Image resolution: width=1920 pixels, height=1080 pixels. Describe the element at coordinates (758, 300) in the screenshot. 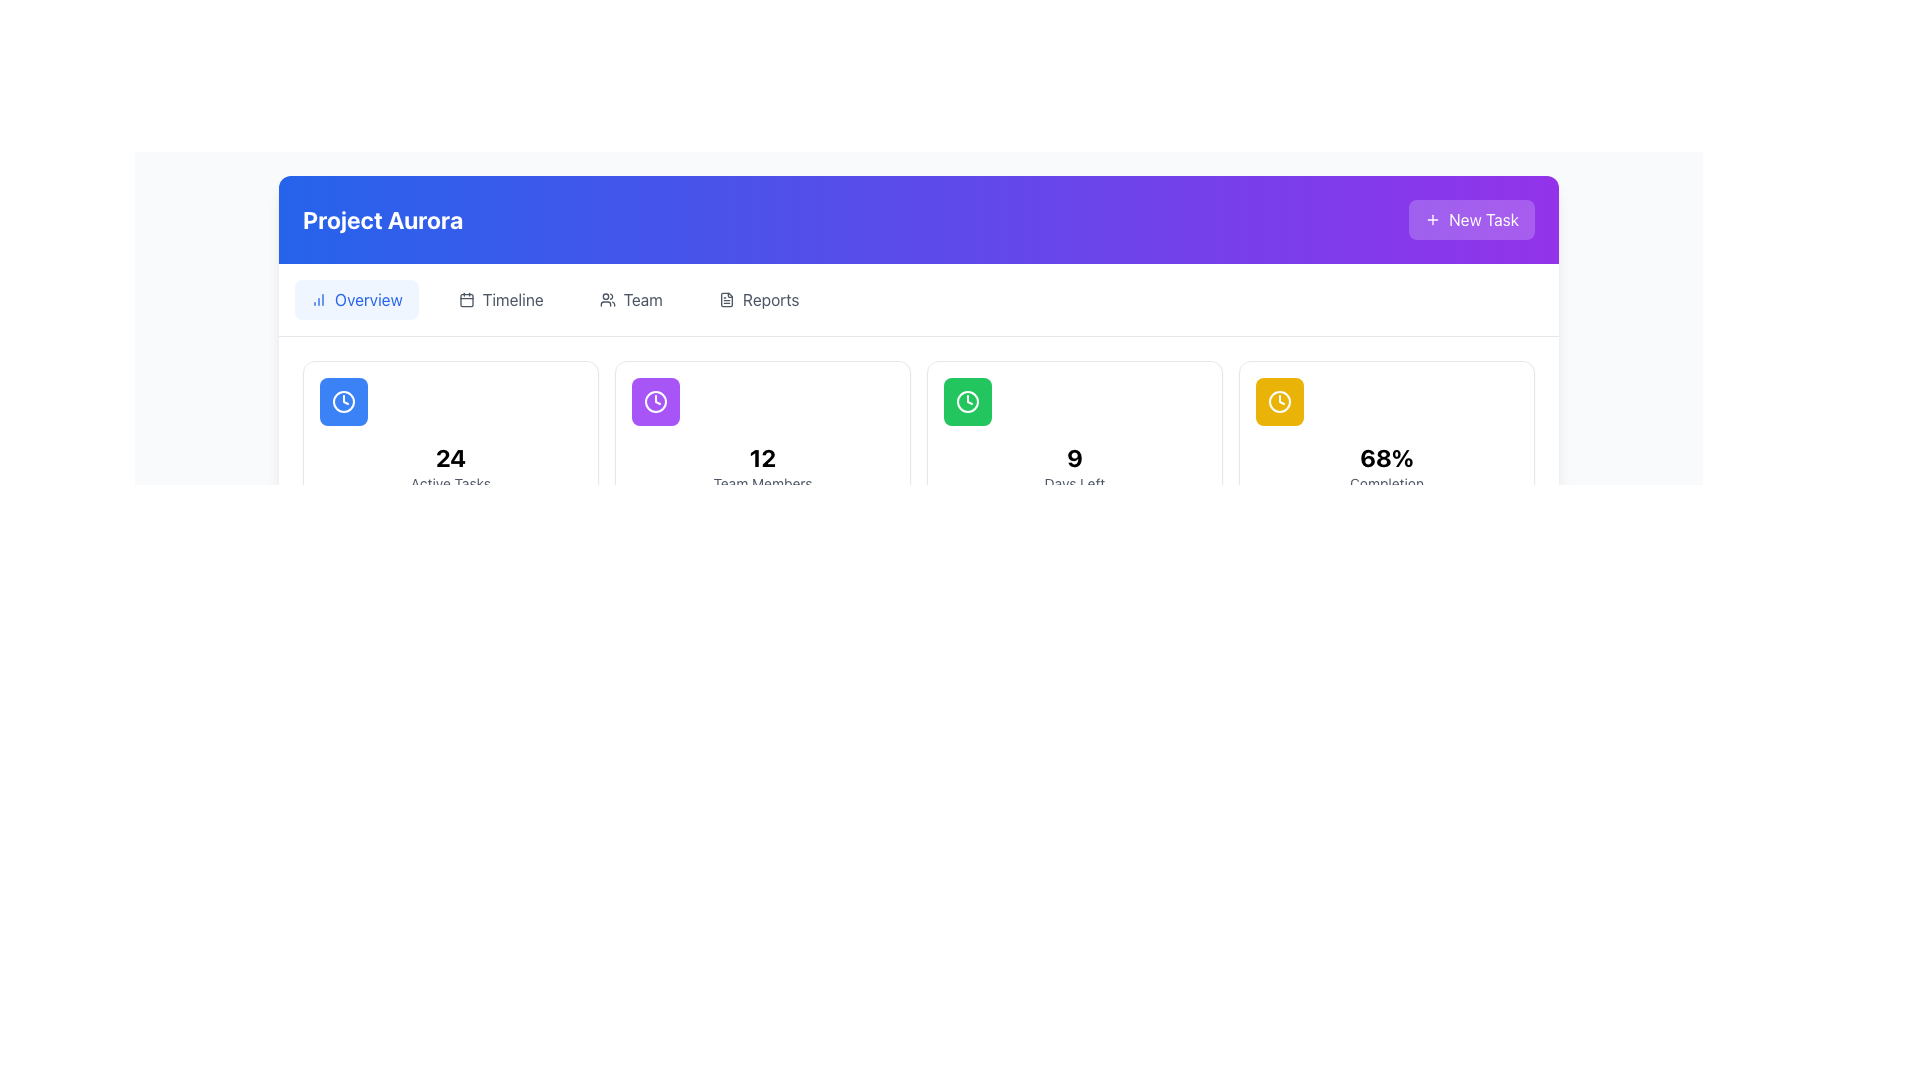

I see `the 'Reports' navigation button in the navigation bar` at that location.